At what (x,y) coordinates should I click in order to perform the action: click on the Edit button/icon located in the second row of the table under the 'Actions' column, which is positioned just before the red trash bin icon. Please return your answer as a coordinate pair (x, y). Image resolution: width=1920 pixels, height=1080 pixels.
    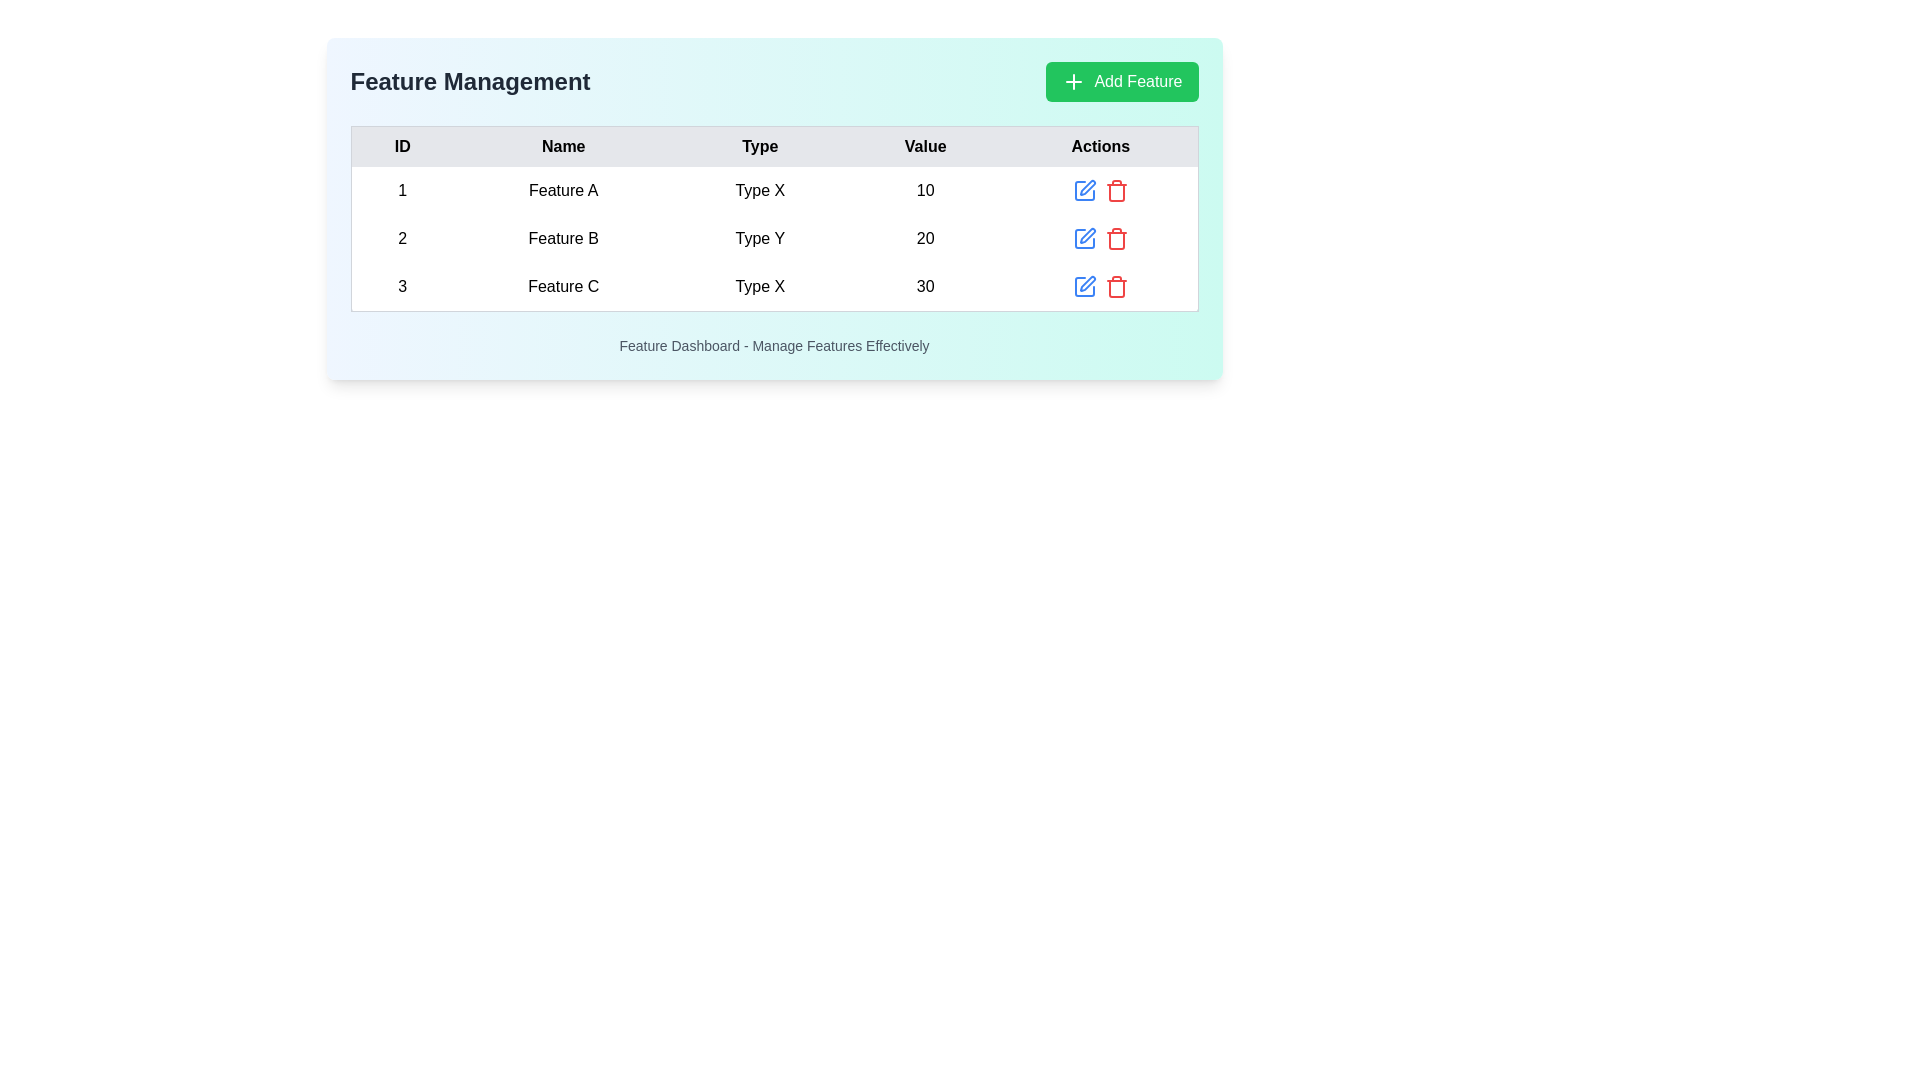
    Looking at the image, I should click on (1083, 238).